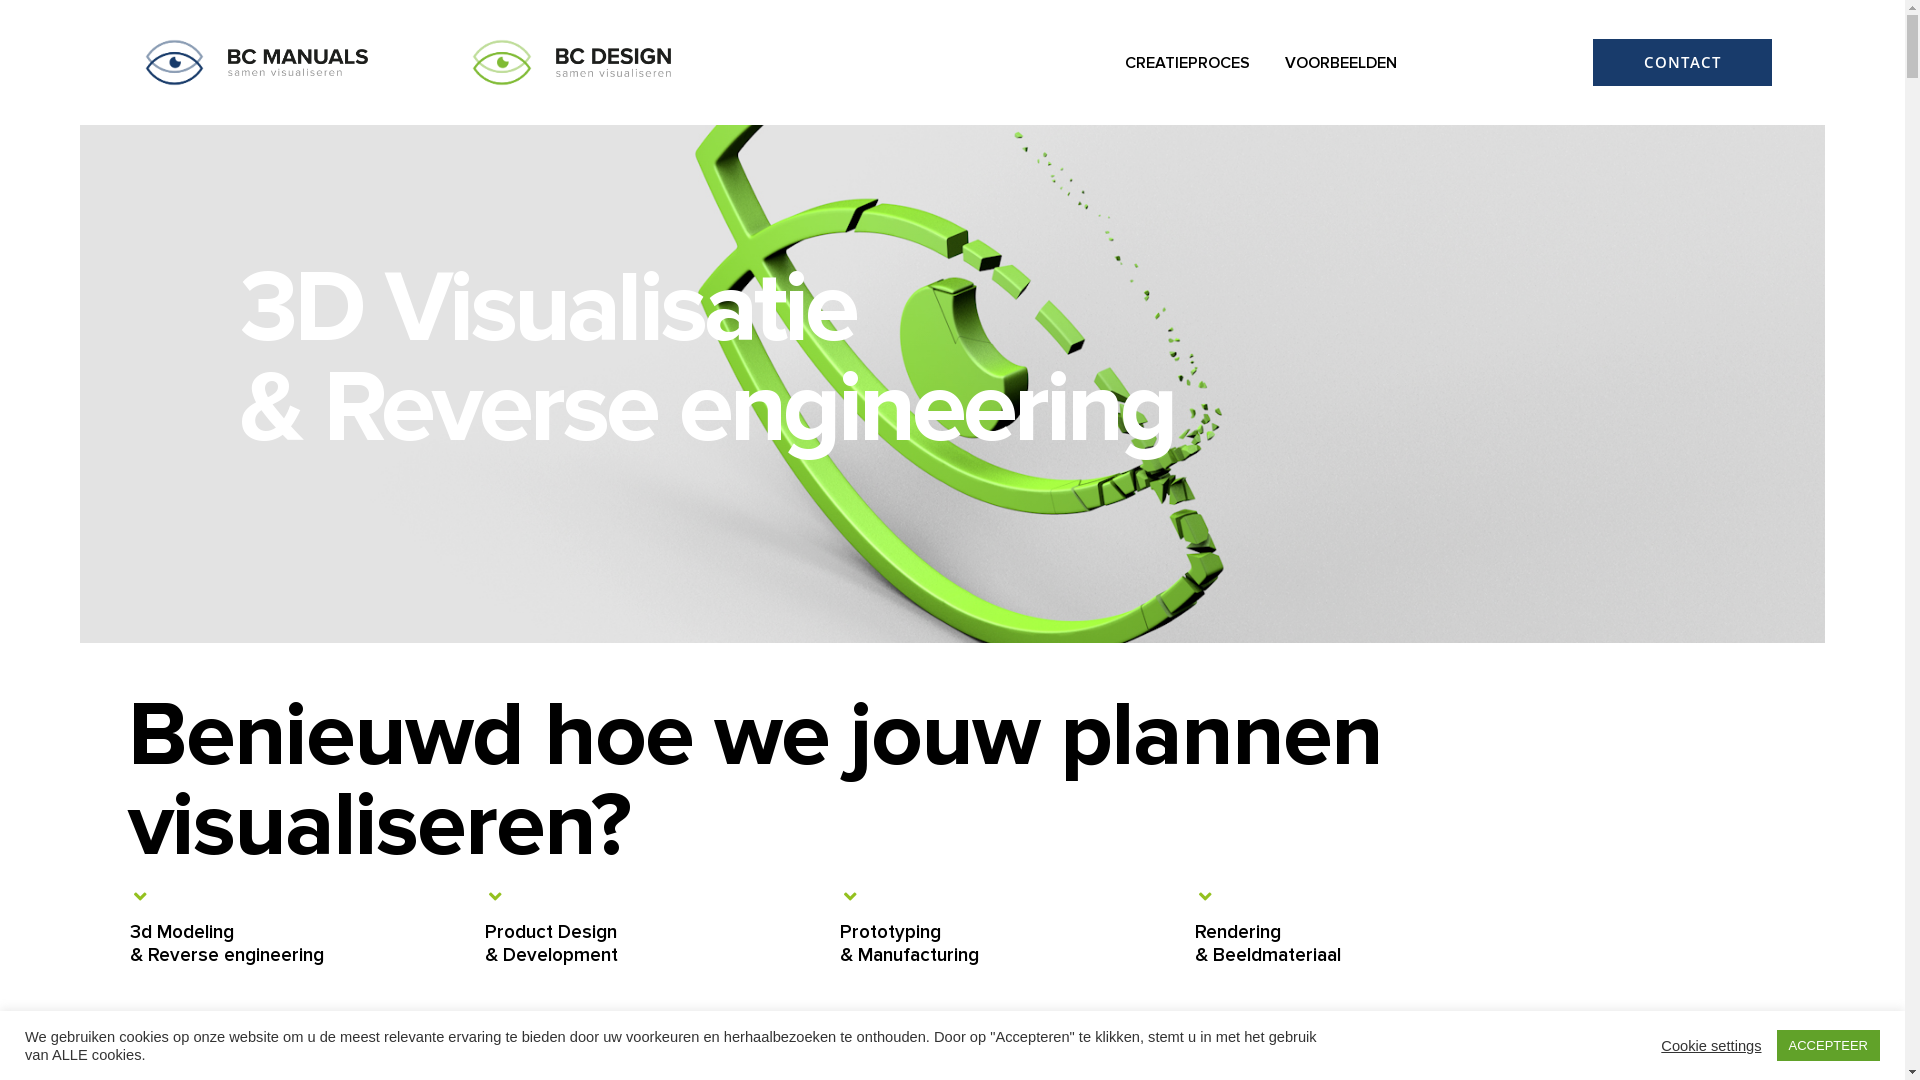  Describe the element at coordinates (1681, 61) in the screenshot. I see `'CONTACT'` at that location.